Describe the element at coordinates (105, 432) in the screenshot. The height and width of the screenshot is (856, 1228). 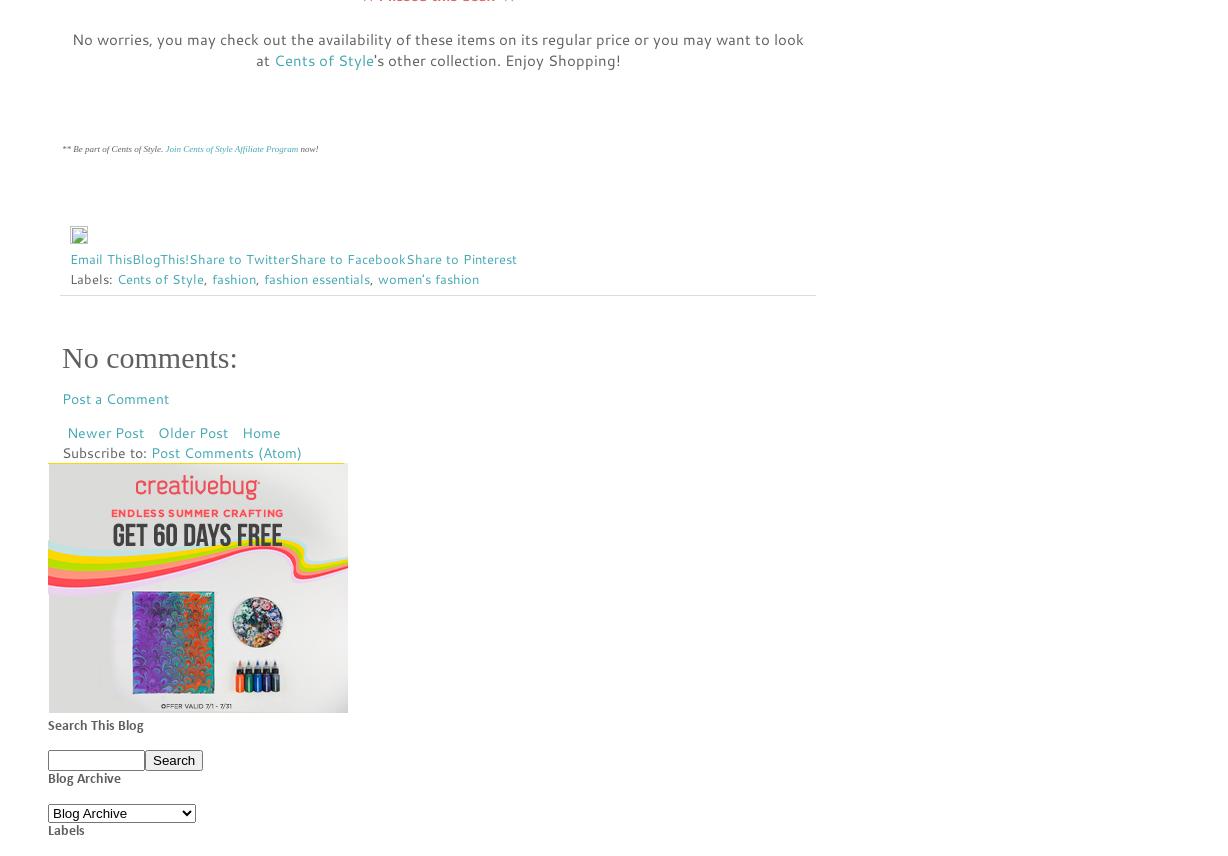
I see `'Newer Post'` at that location.